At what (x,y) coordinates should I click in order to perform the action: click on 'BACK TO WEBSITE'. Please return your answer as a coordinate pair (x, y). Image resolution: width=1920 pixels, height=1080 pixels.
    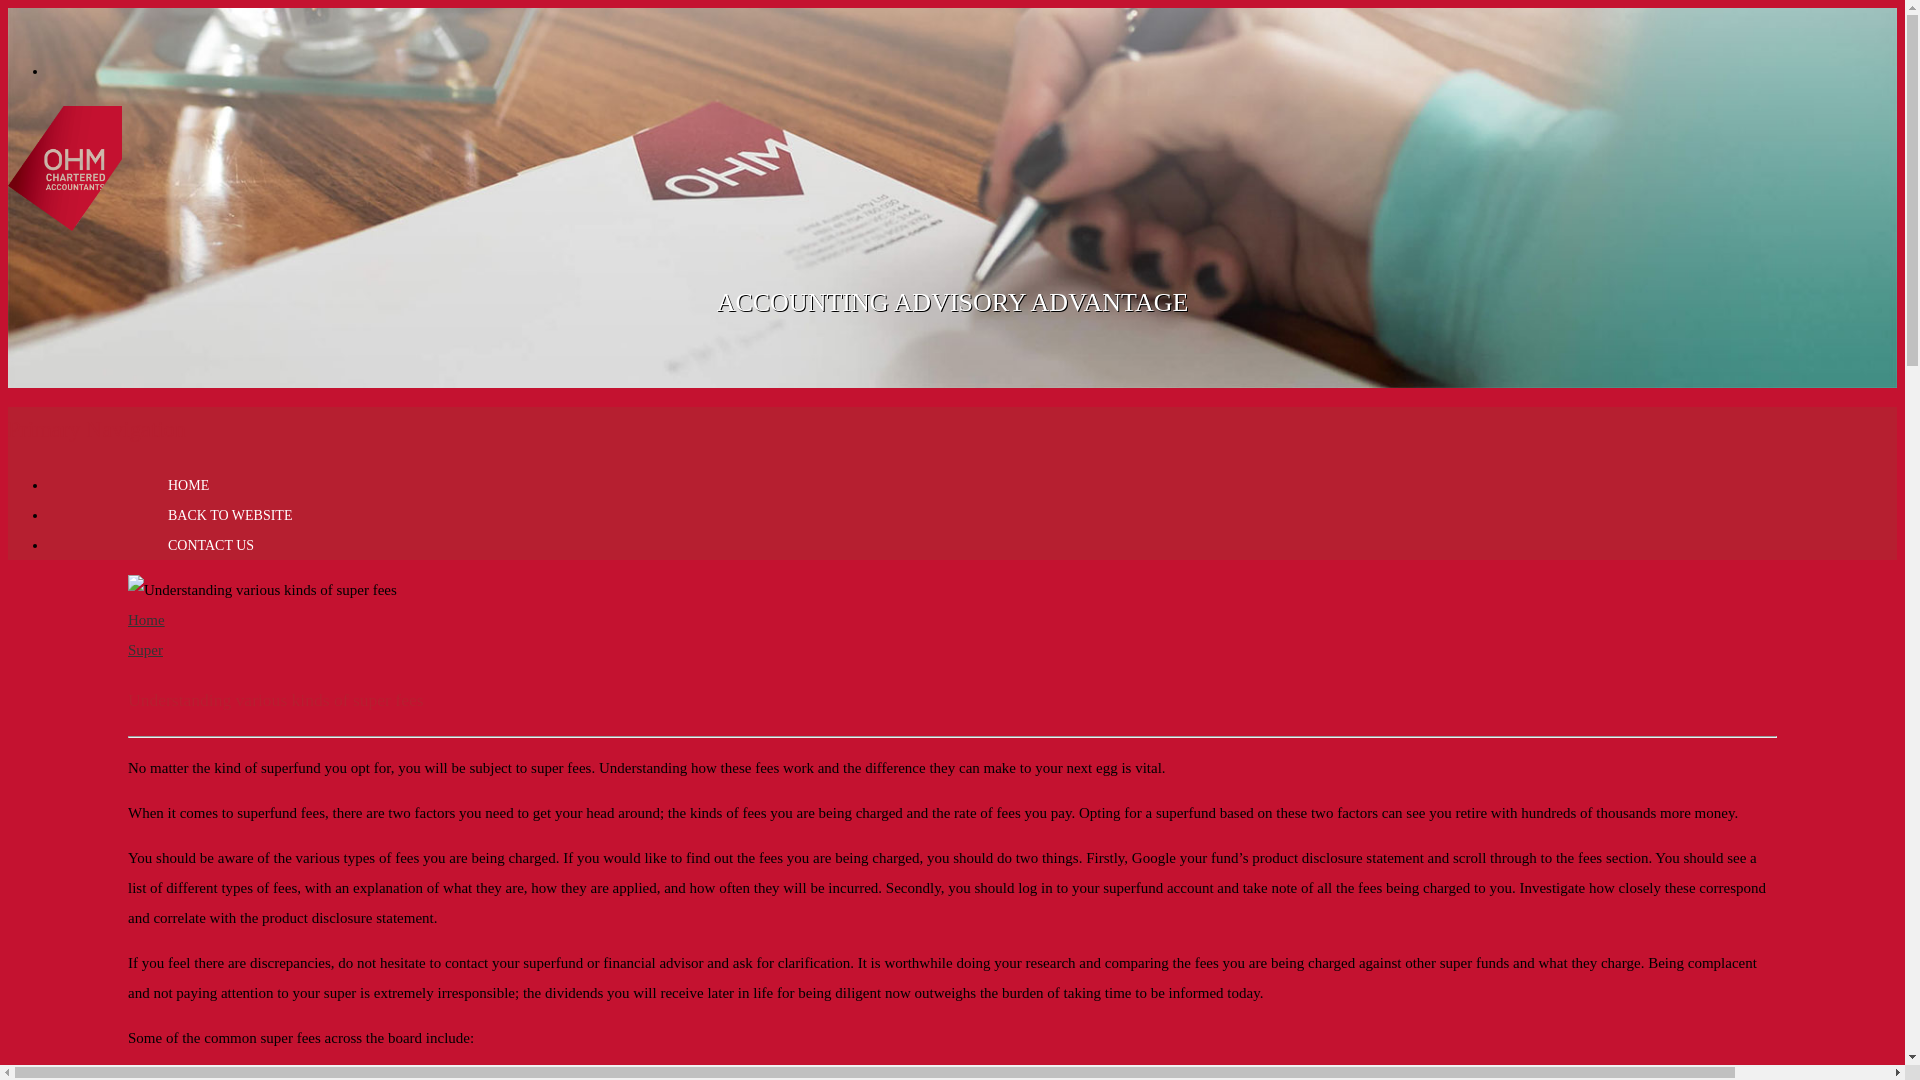
    Looking at the image, I should click on (230, 514).